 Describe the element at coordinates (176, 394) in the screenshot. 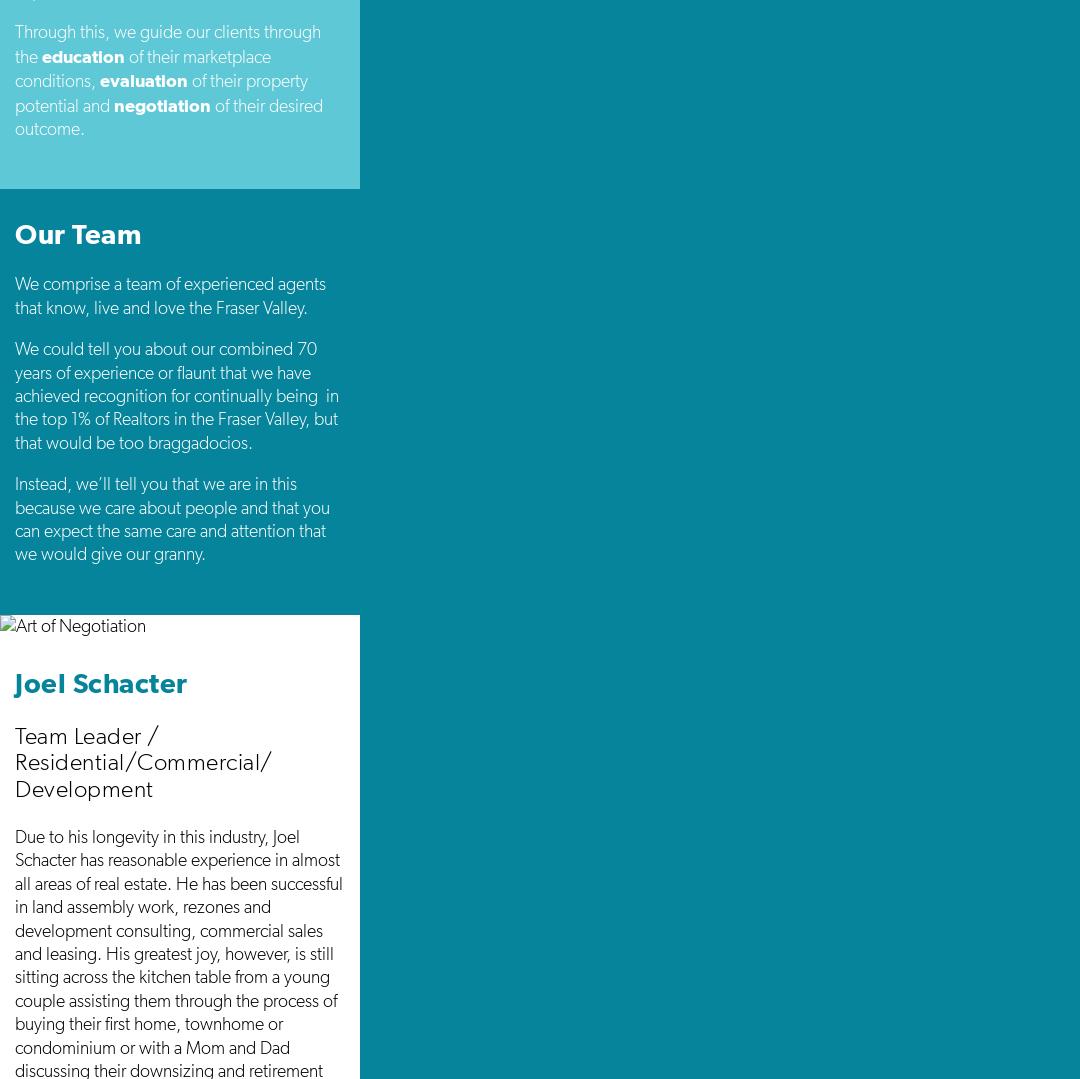

I see `'We could tell you about our combined 70 years of experience or flaunt that we have achieved recognition for continually being  in the top 1% of Realtors in the Fraser Valley, but that would be too braggadocios.'` at that location.